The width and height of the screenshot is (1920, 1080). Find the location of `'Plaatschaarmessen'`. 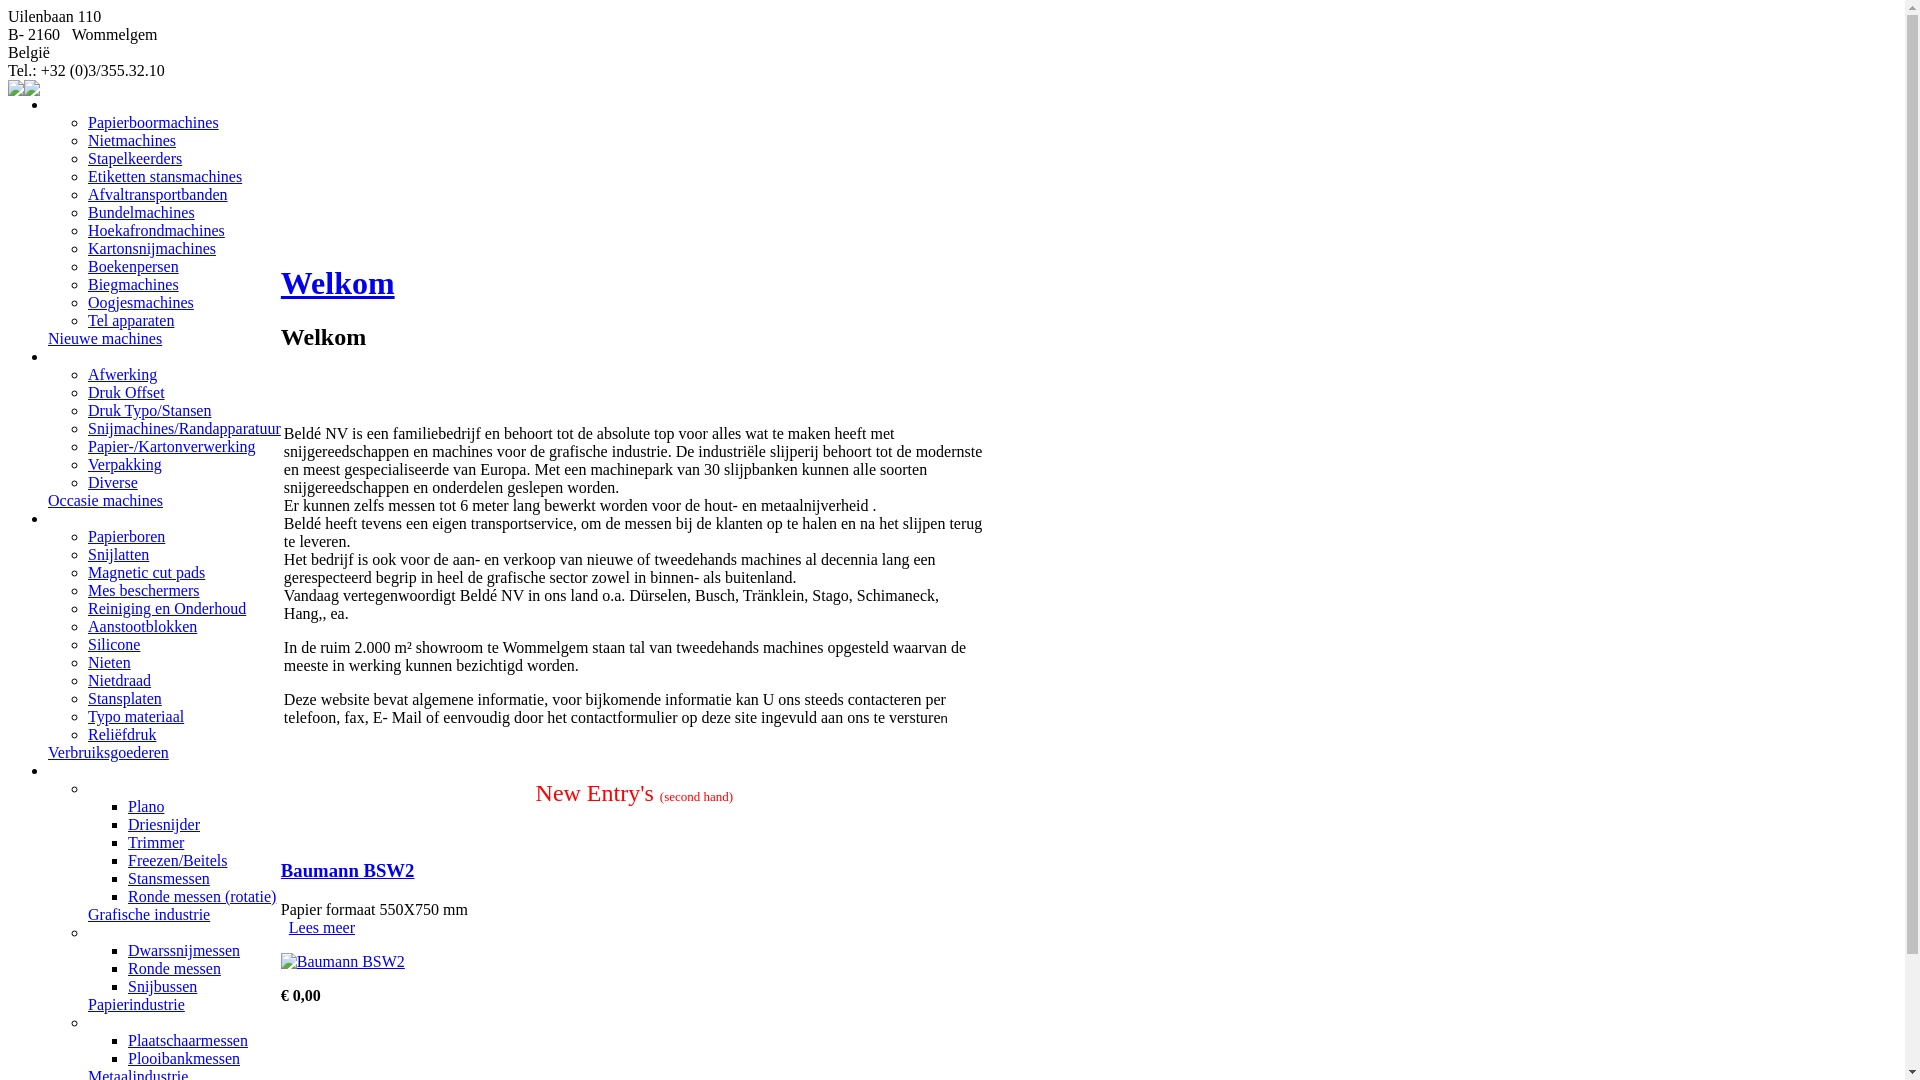

'Plaatschaarmessen' is located at coordinates (187, 1039).